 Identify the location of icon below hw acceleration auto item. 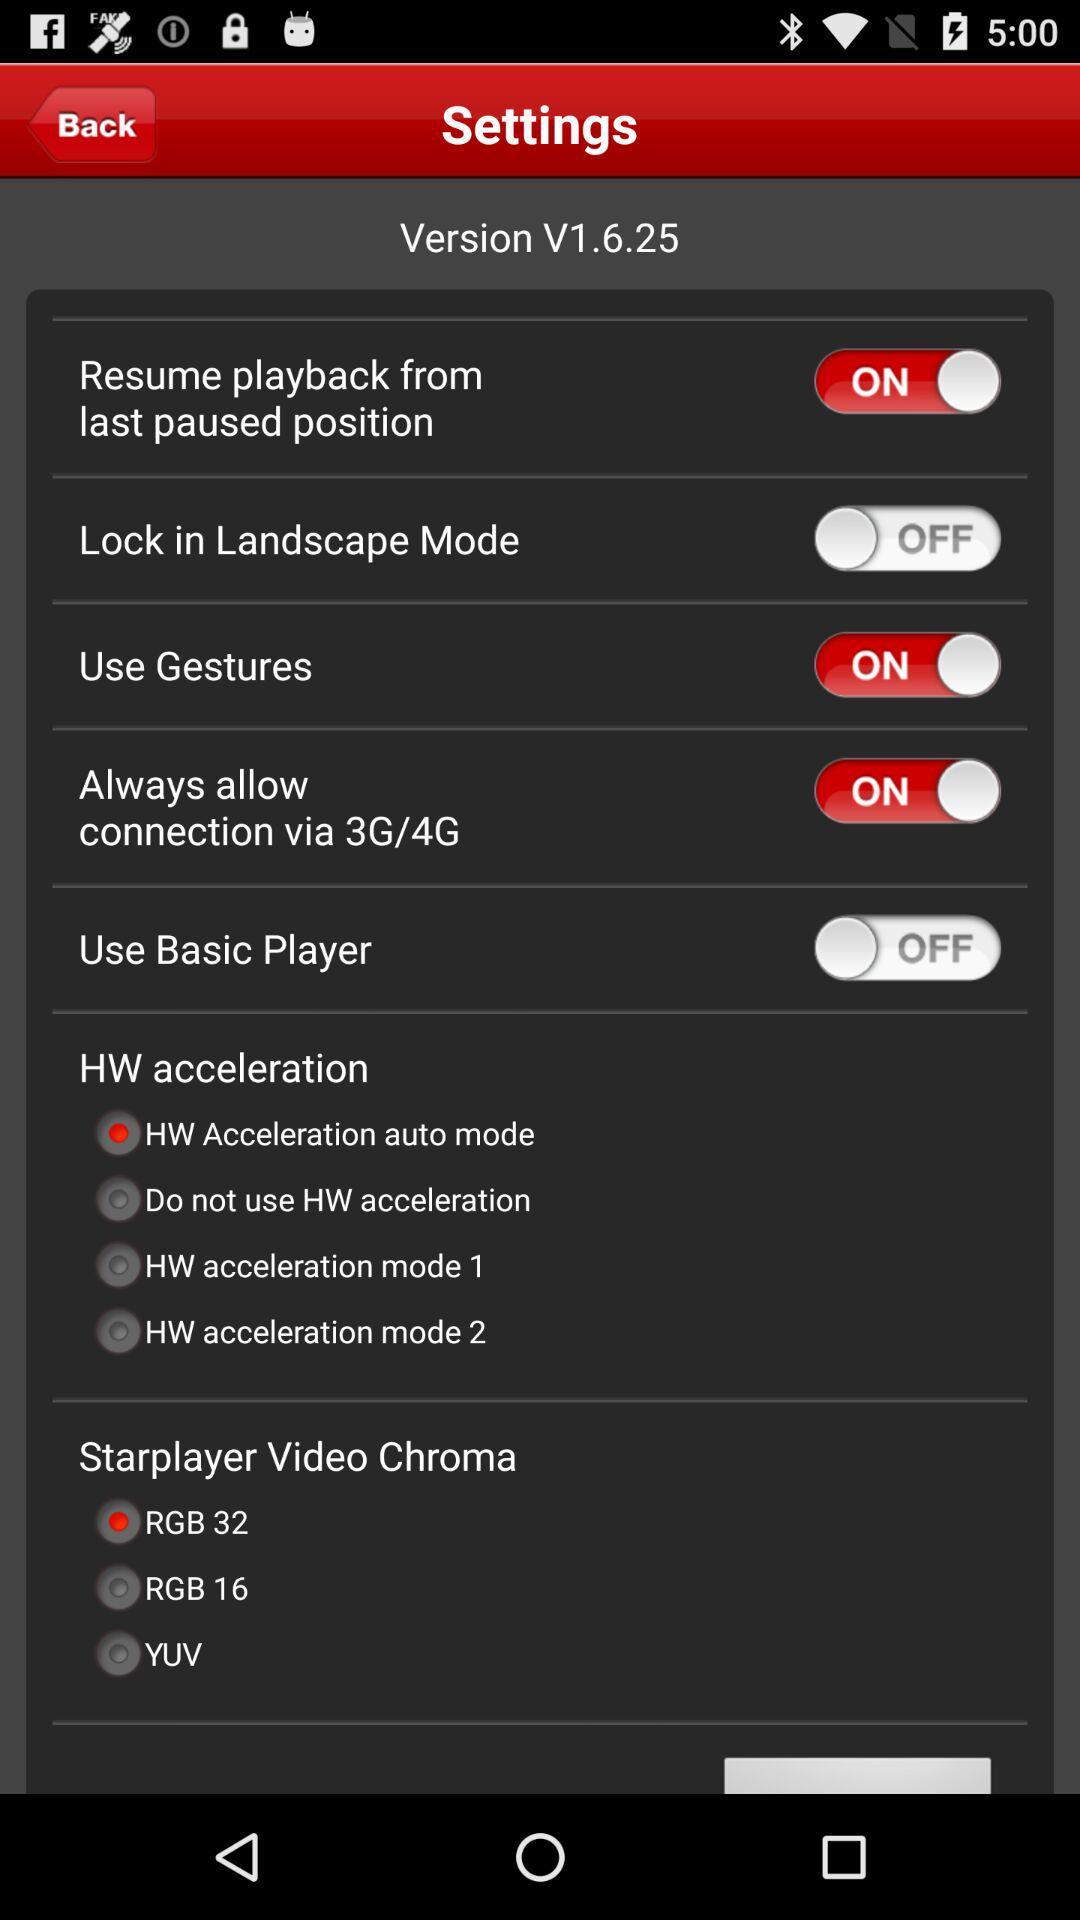
(311, 1199).